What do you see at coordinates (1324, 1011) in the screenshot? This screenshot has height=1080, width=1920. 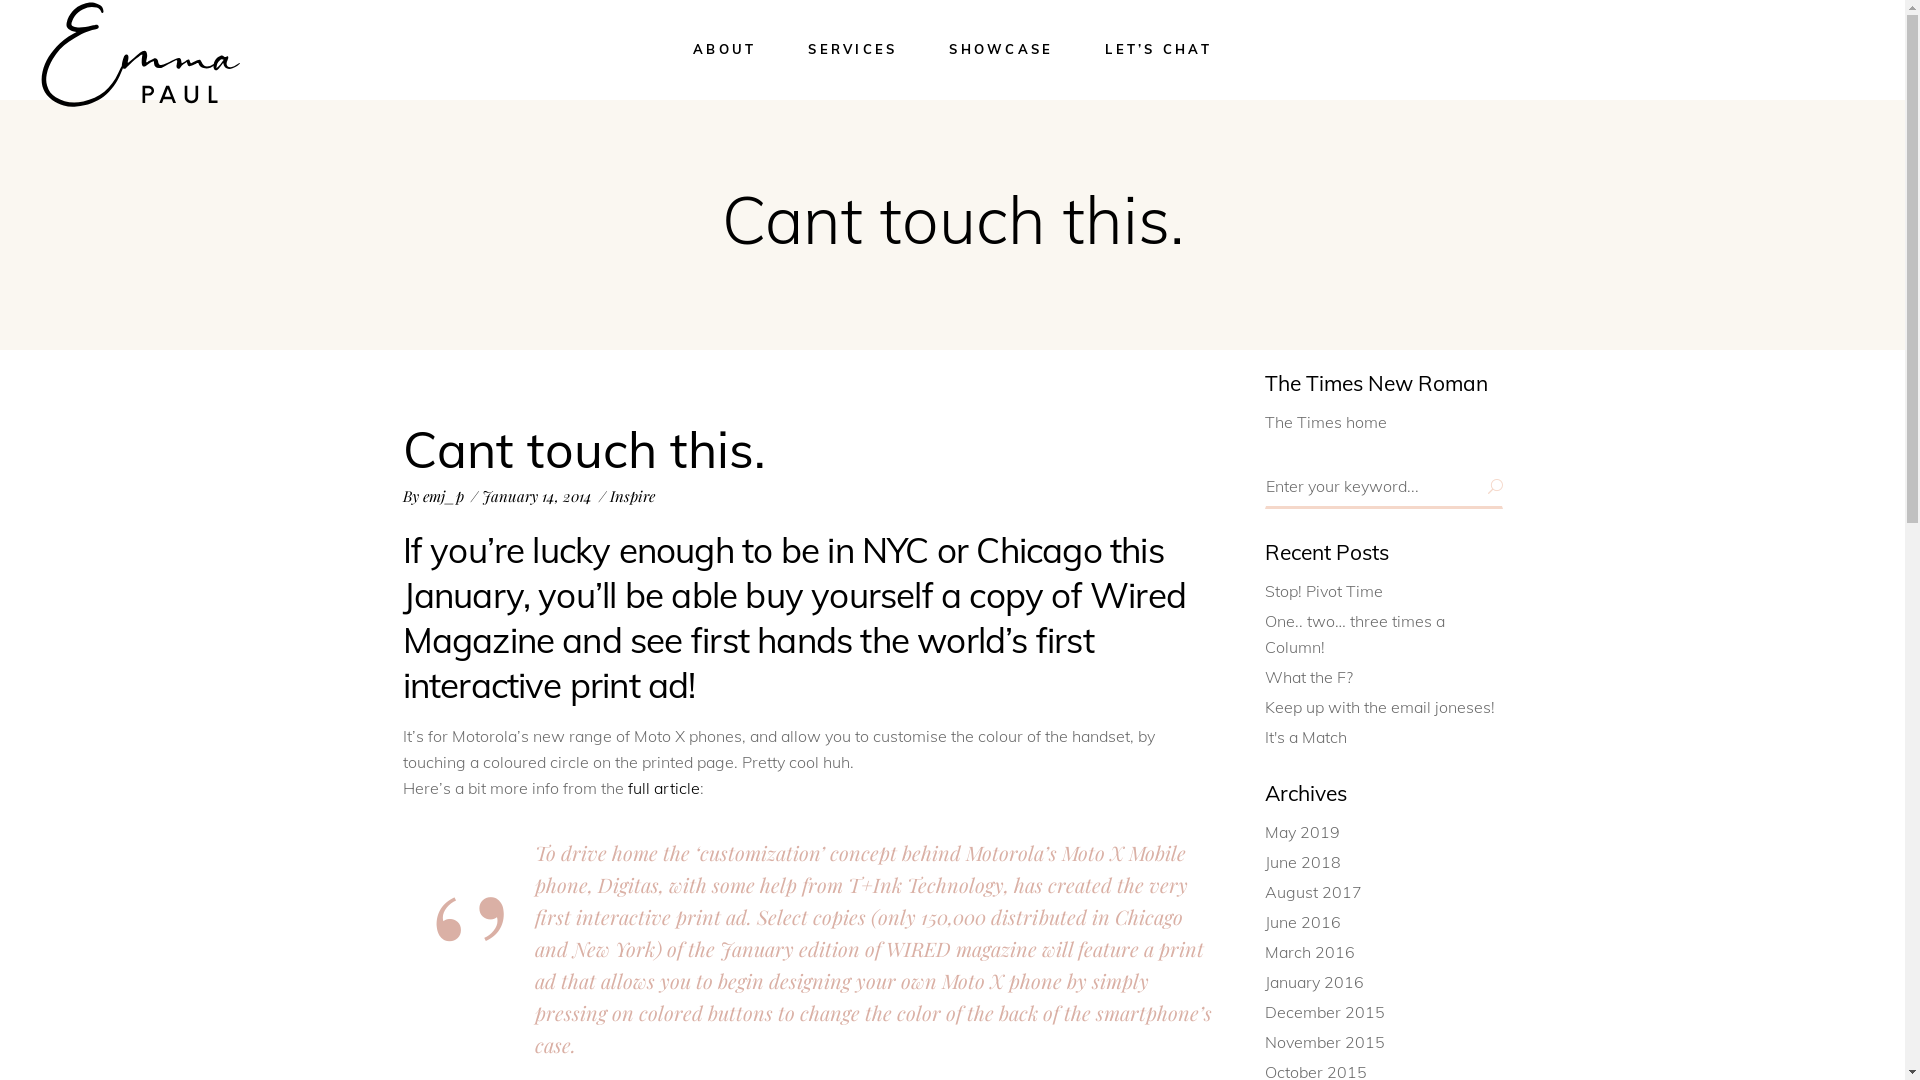 I see `'December 2015'` at bounding box center [1324, 1011].